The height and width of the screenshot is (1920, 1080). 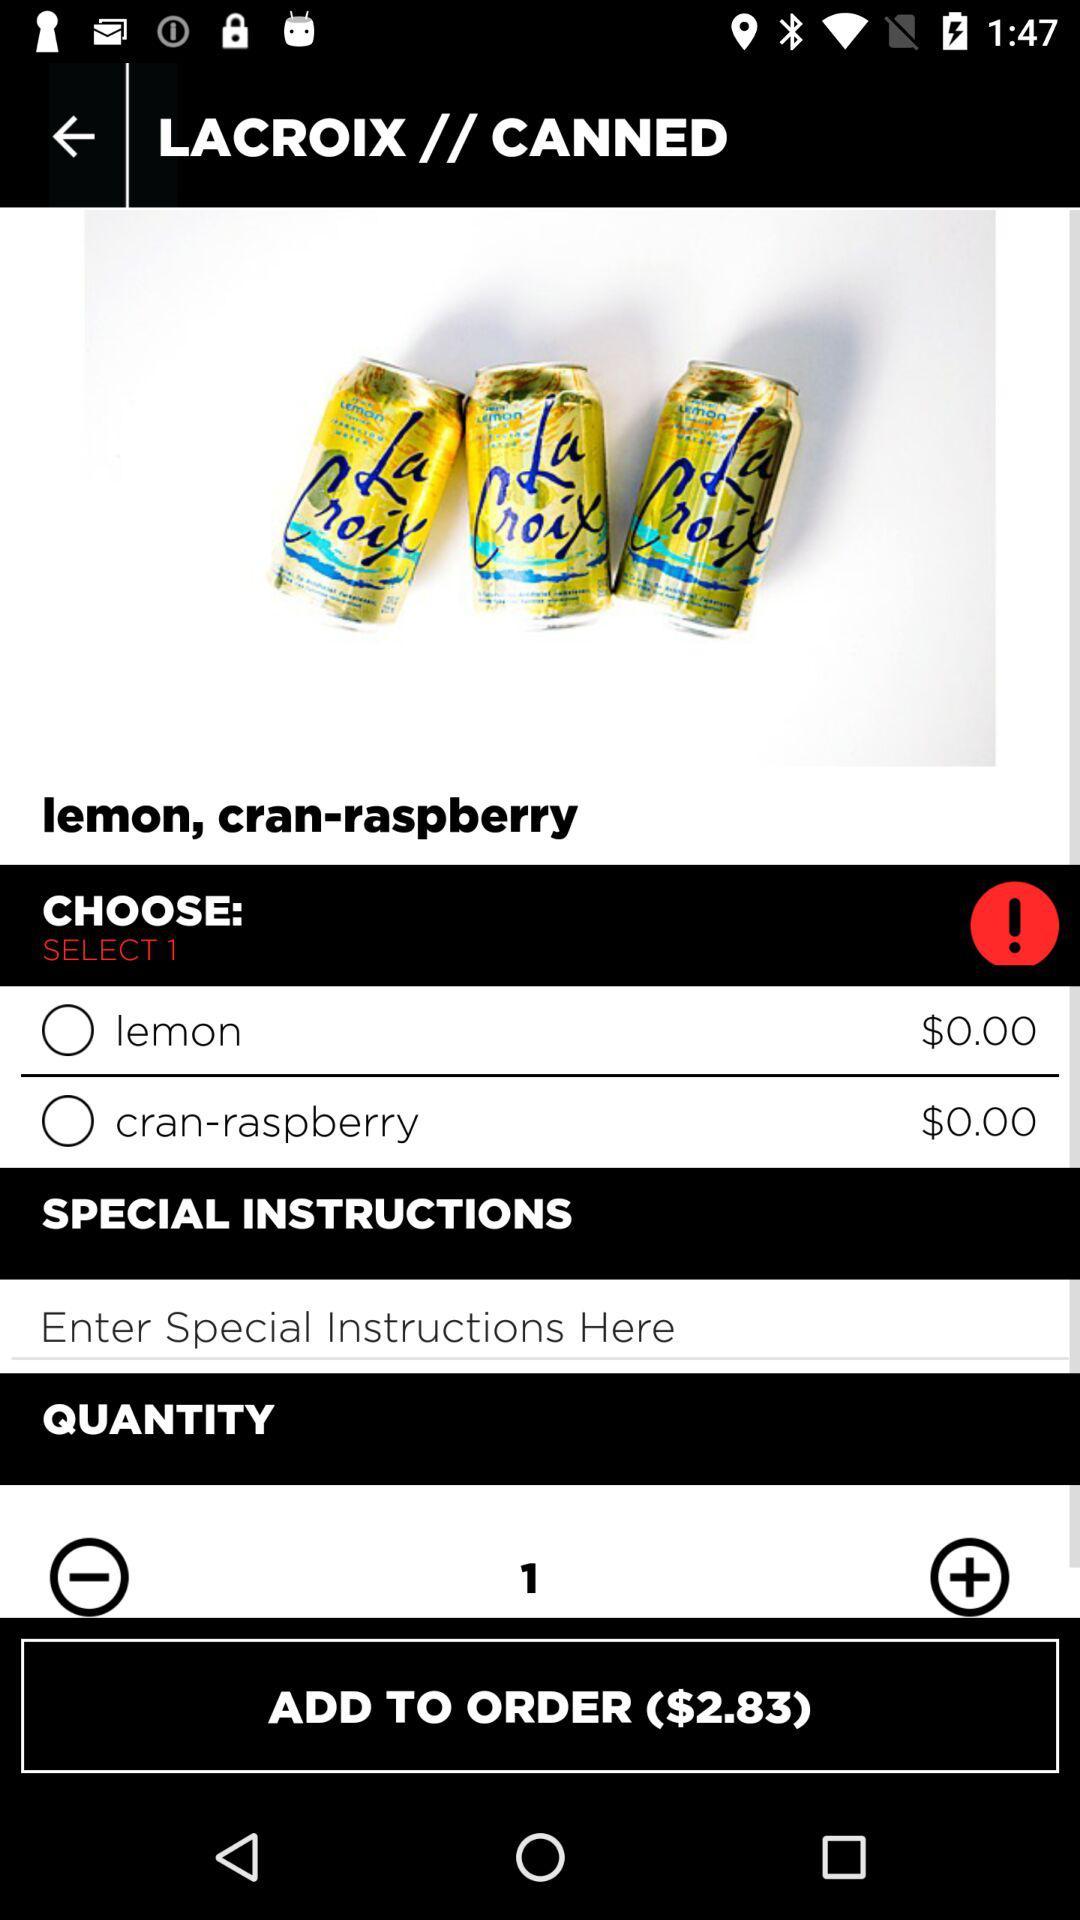 I want to click on the item at the top left corner, so click(x=72, y=135).